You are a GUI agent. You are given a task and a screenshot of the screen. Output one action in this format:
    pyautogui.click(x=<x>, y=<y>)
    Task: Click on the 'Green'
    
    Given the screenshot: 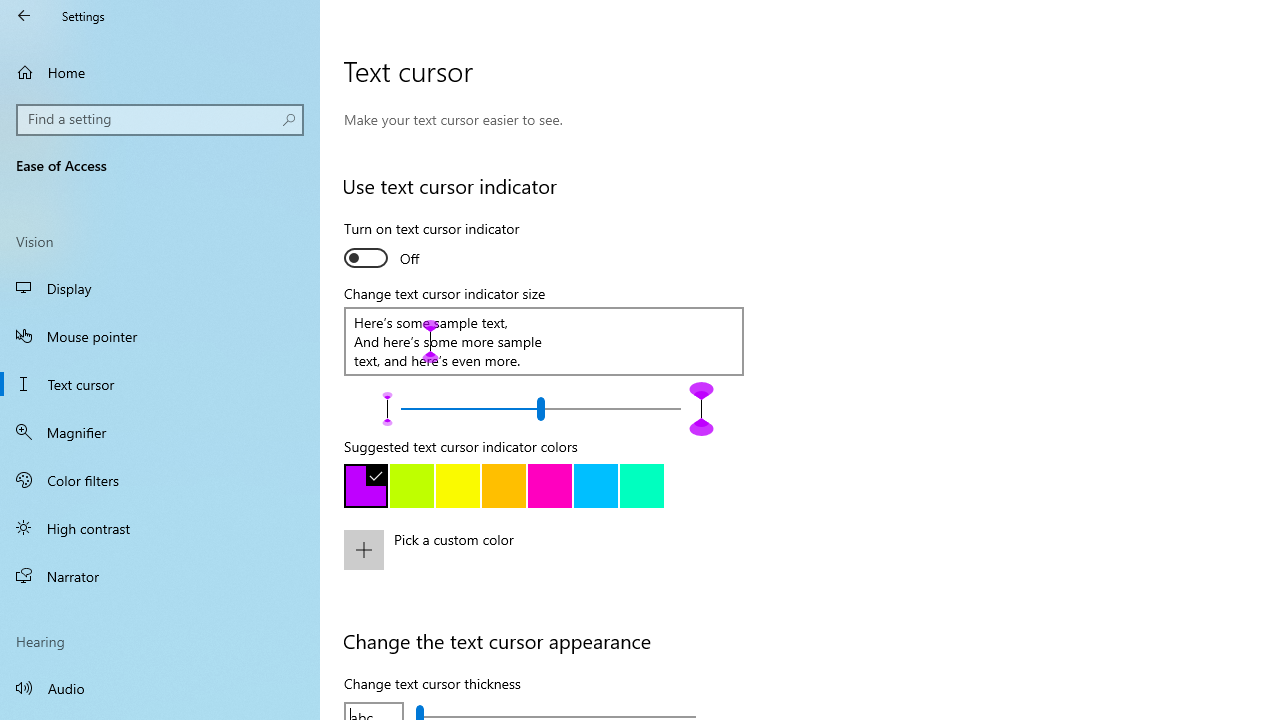 What is the action you would take?
    pyautogui.click(x=641, y=486)
    